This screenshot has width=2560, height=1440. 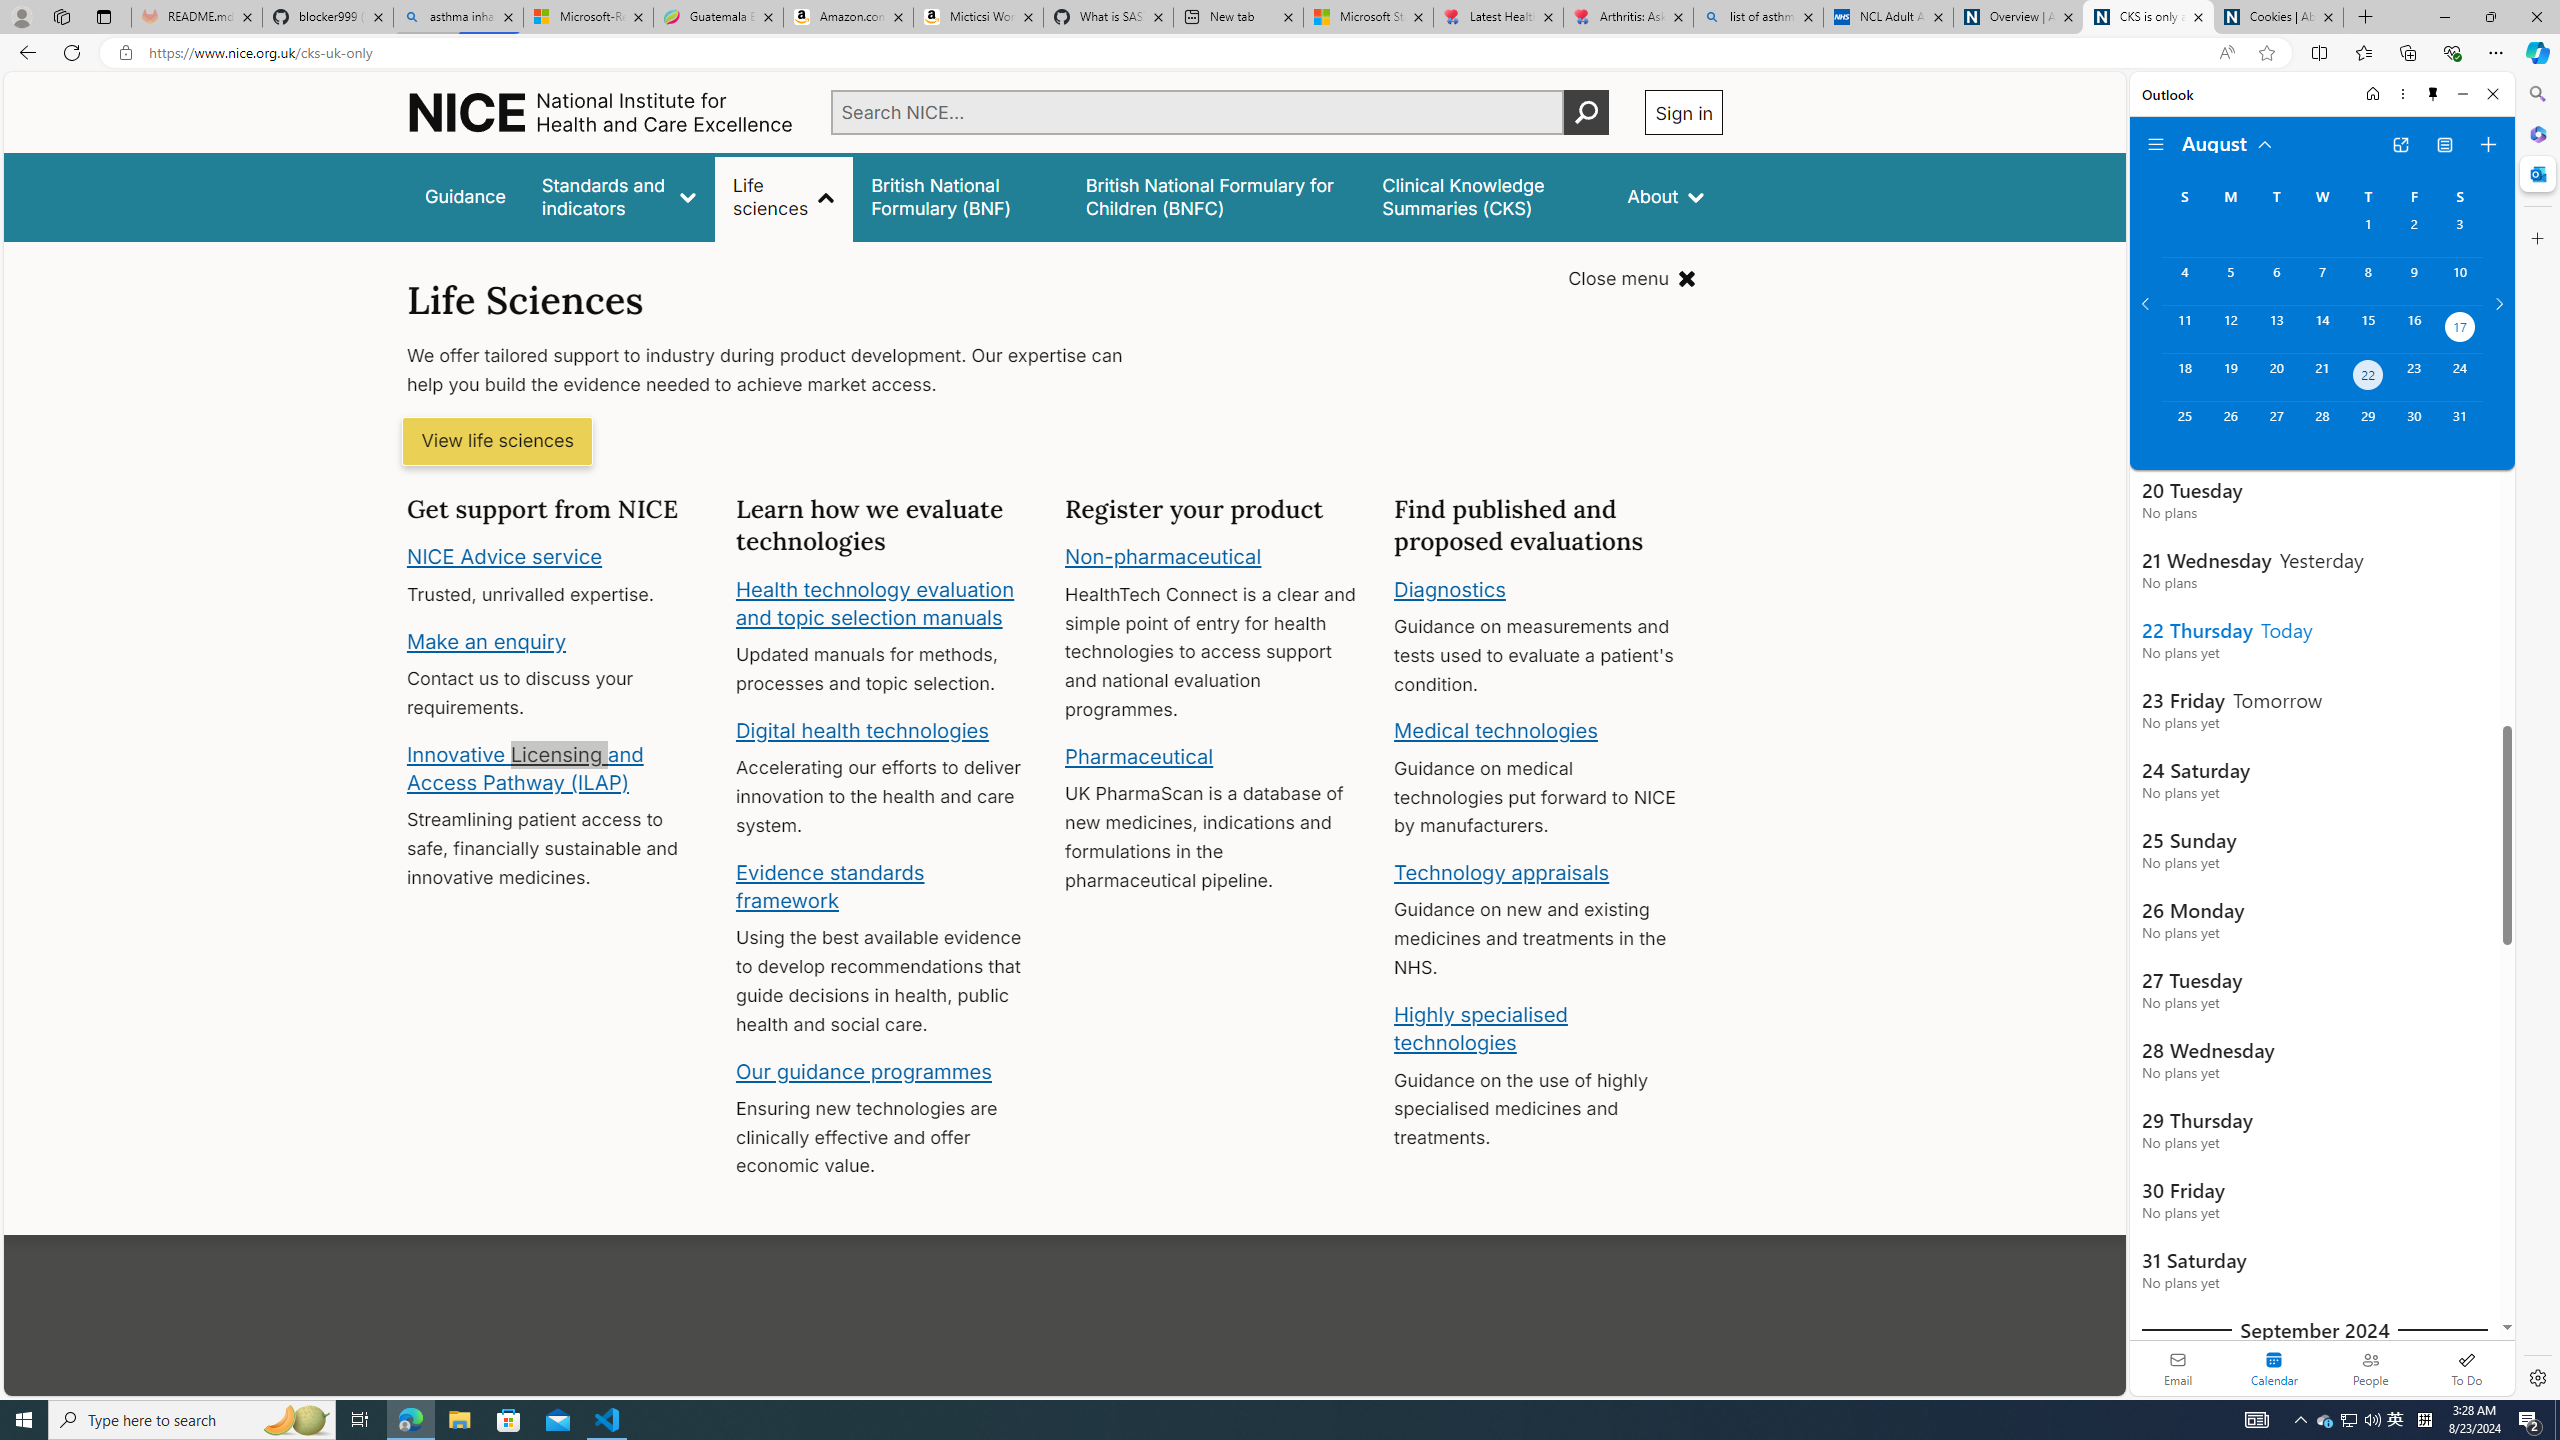 What do you see at coordinates (828, 885) in the screenshot?
I see `'Evidence standards framework'` at bounding box center [828, 885].